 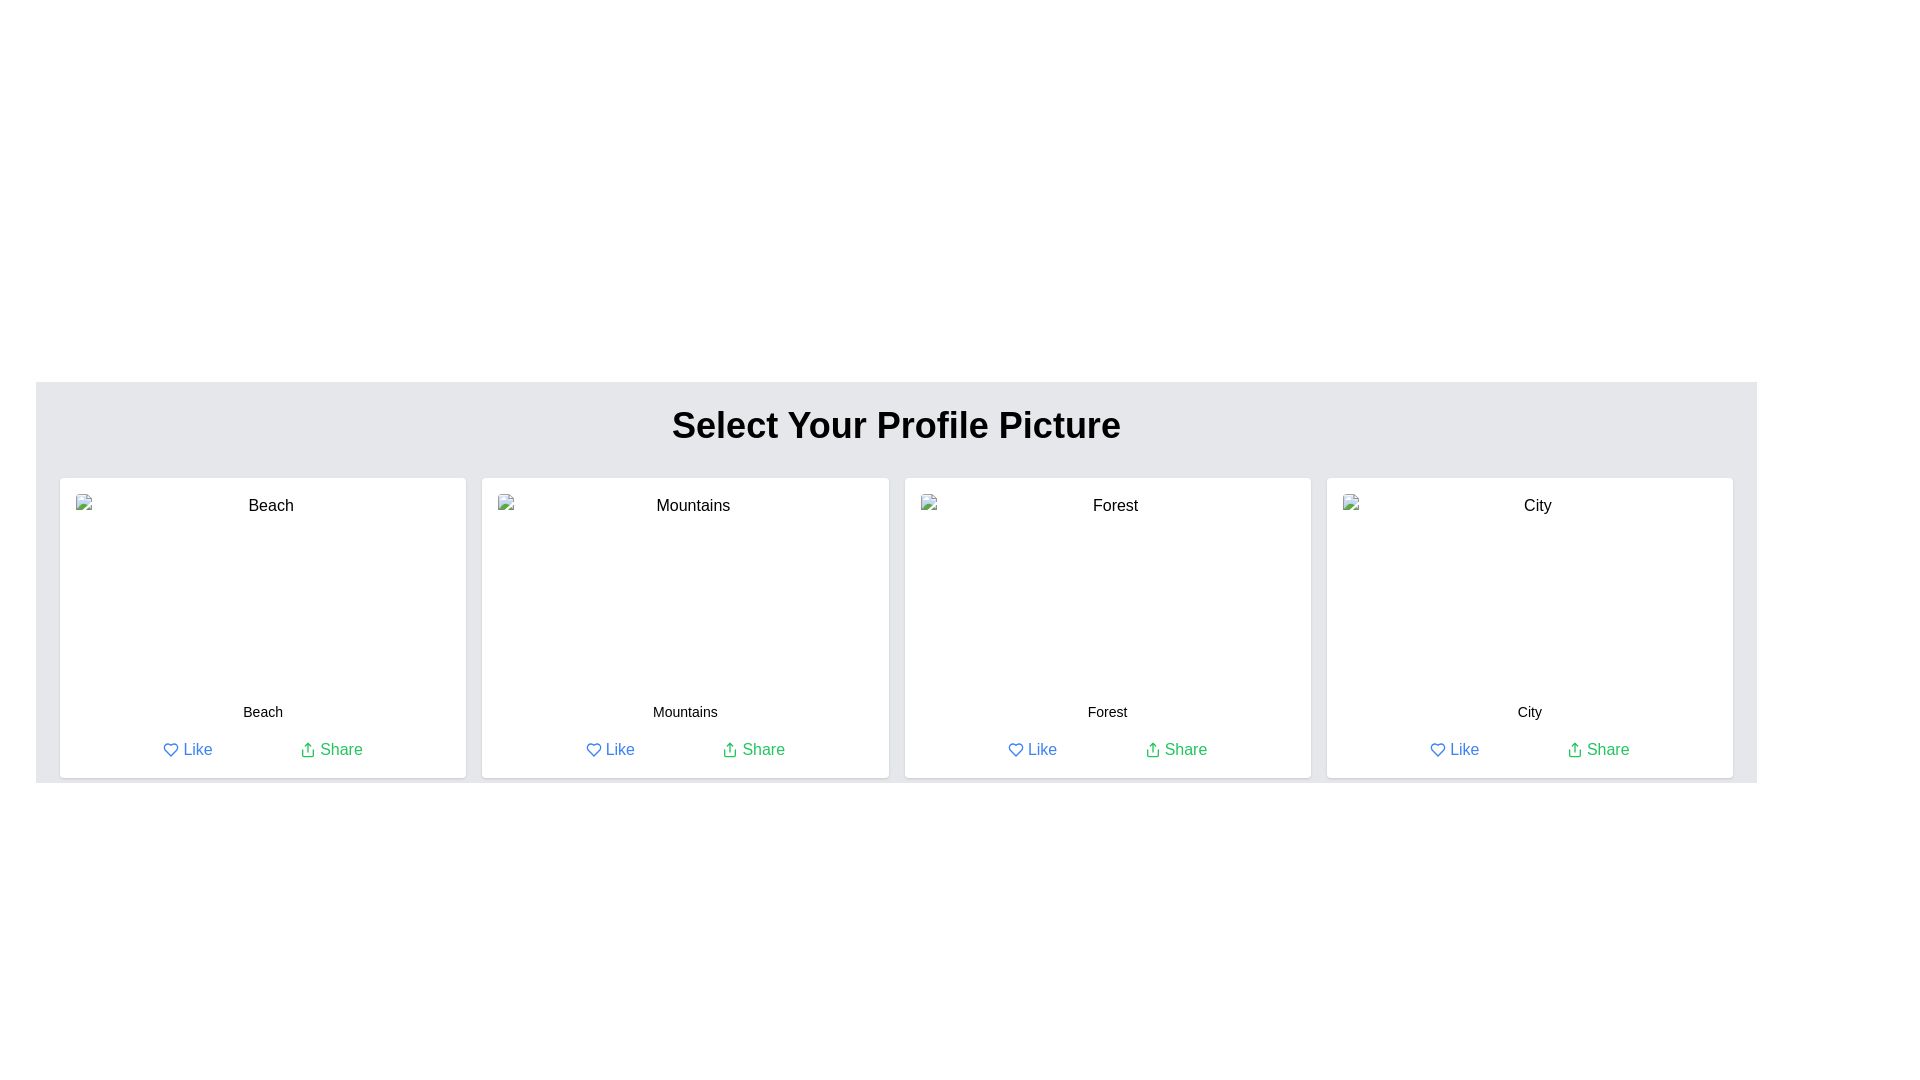 What do you see at coordinates (171, 749) in the screenshot?
I see `the heart-shaped icon outlined with a blue stroke, located to the left of the 'Like' text in the 'Like' button under the 'Beach' card` at bounding box center [171, 749].